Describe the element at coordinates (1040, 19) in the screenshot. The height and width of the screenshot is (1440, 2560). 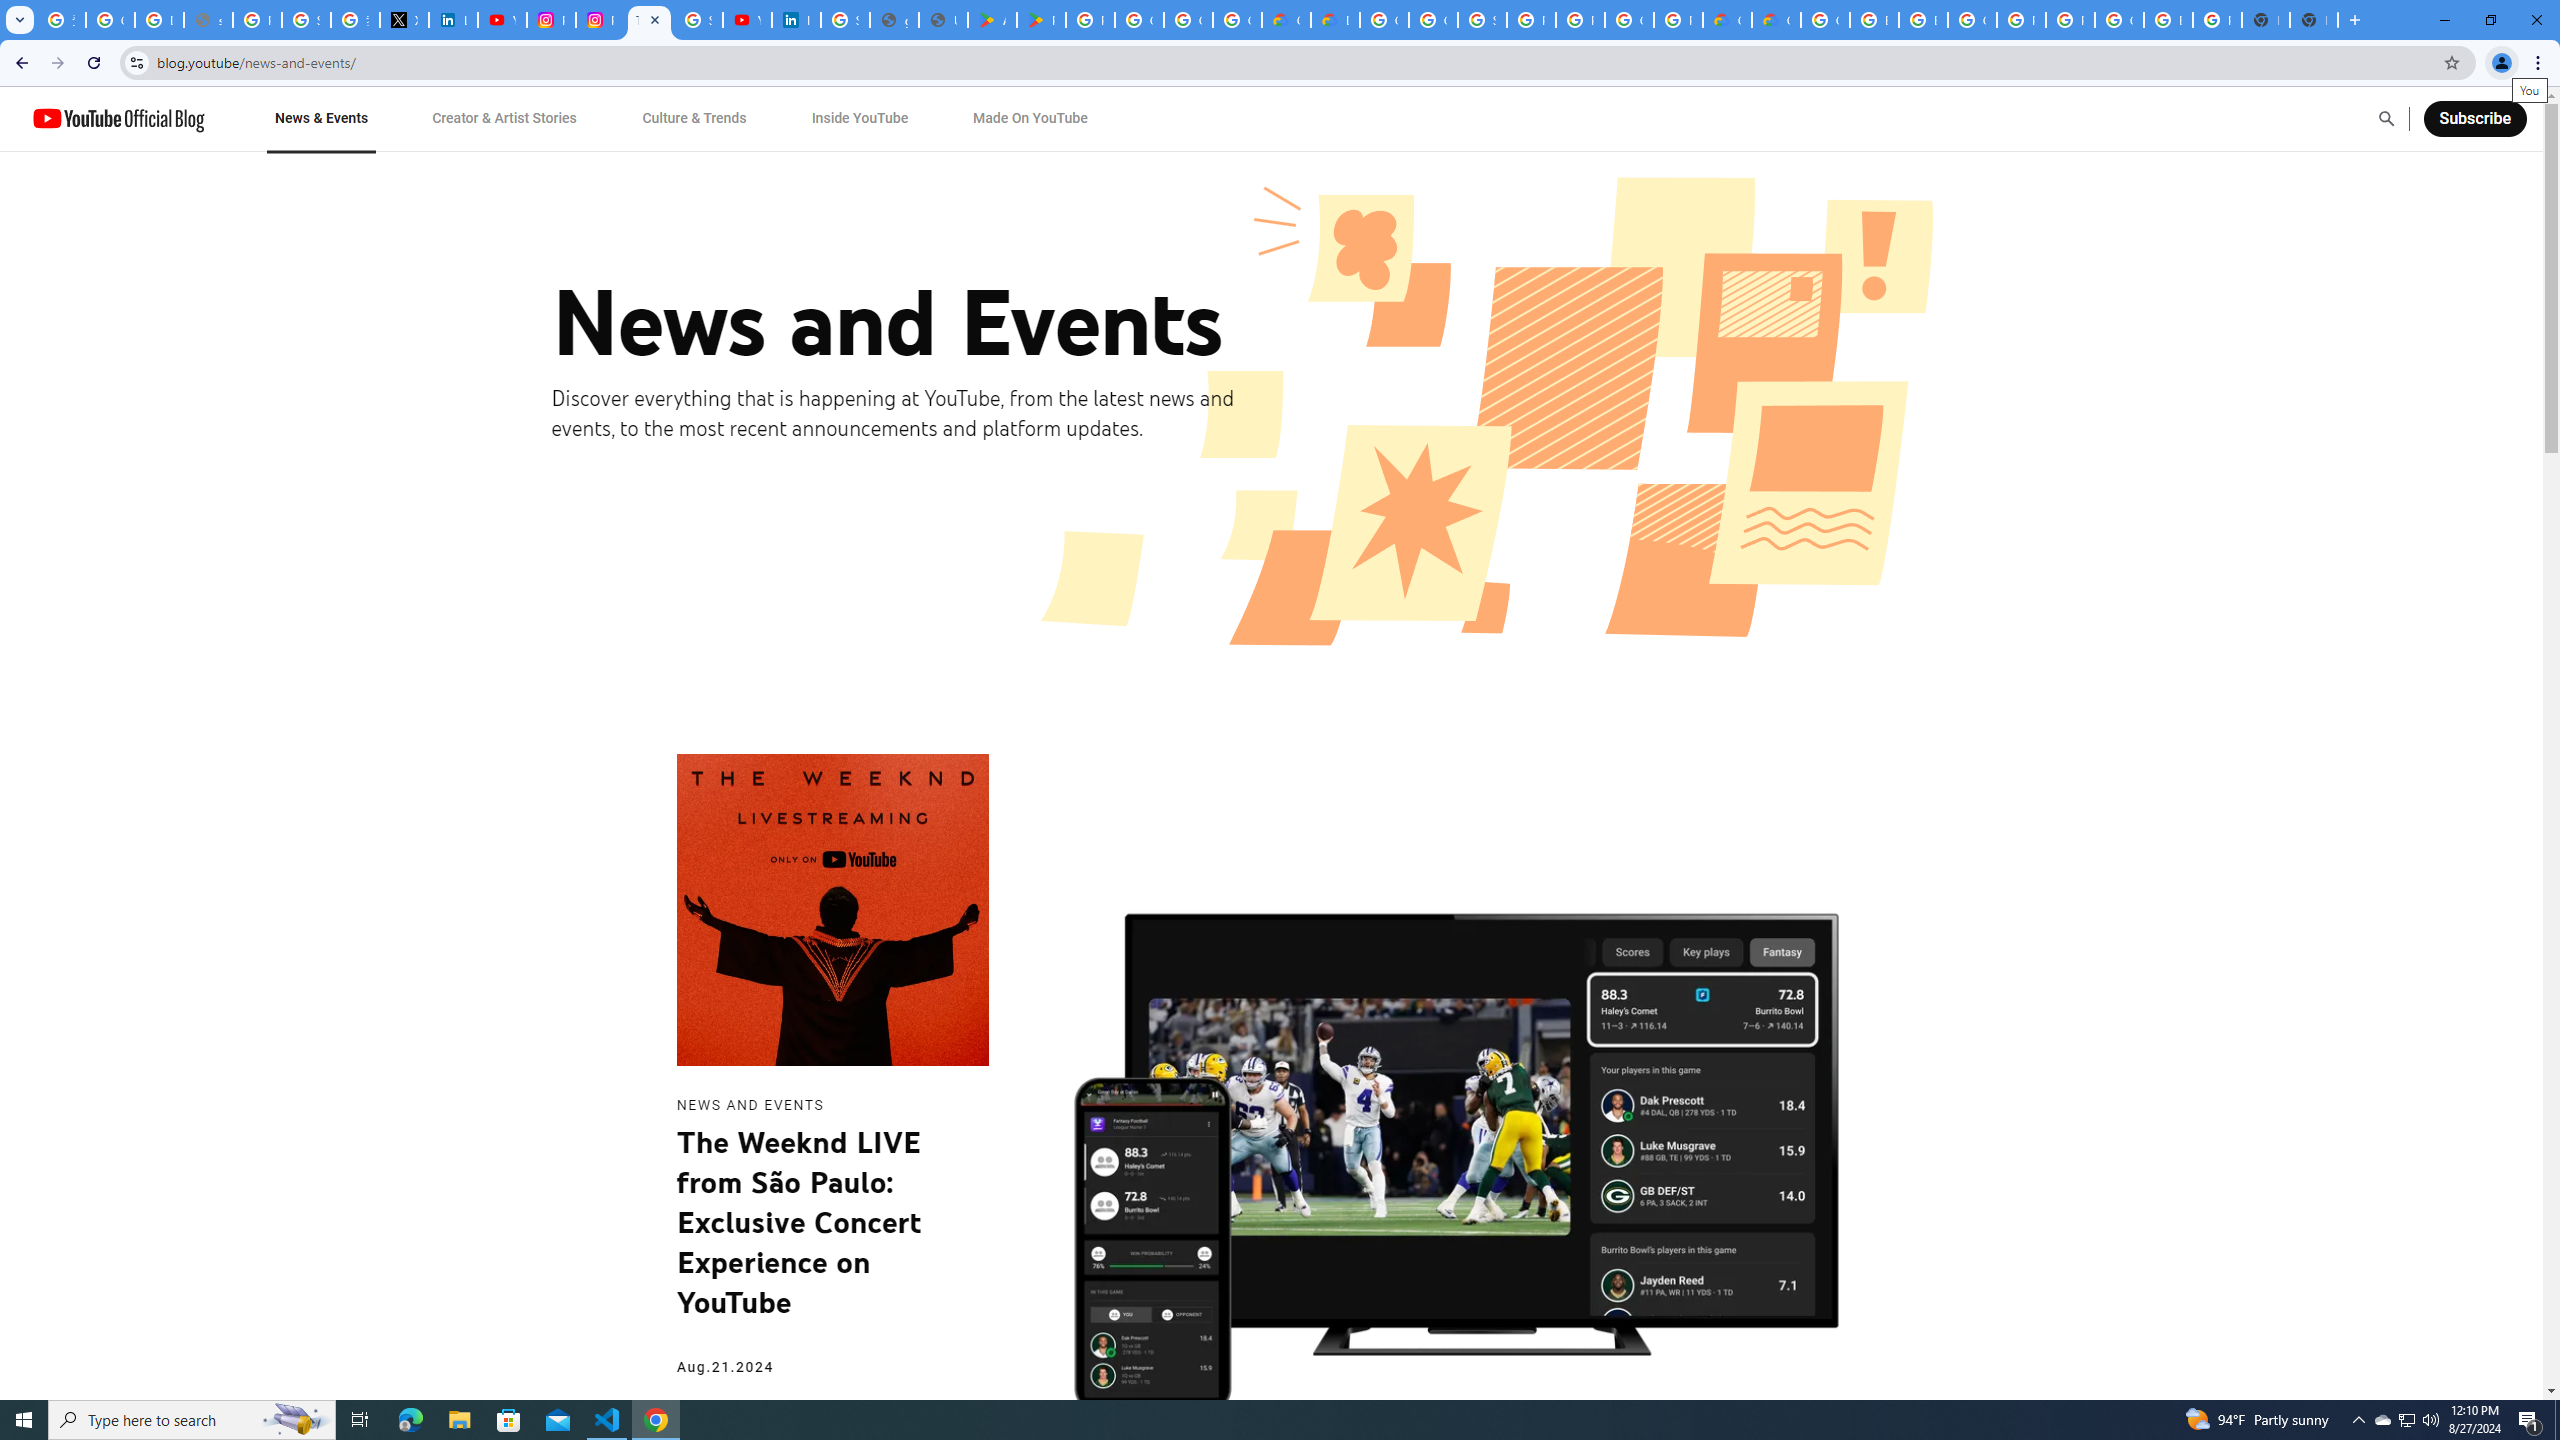
I see `'PAW Patrol Rescue World - Apps on Google Play'` at that location.